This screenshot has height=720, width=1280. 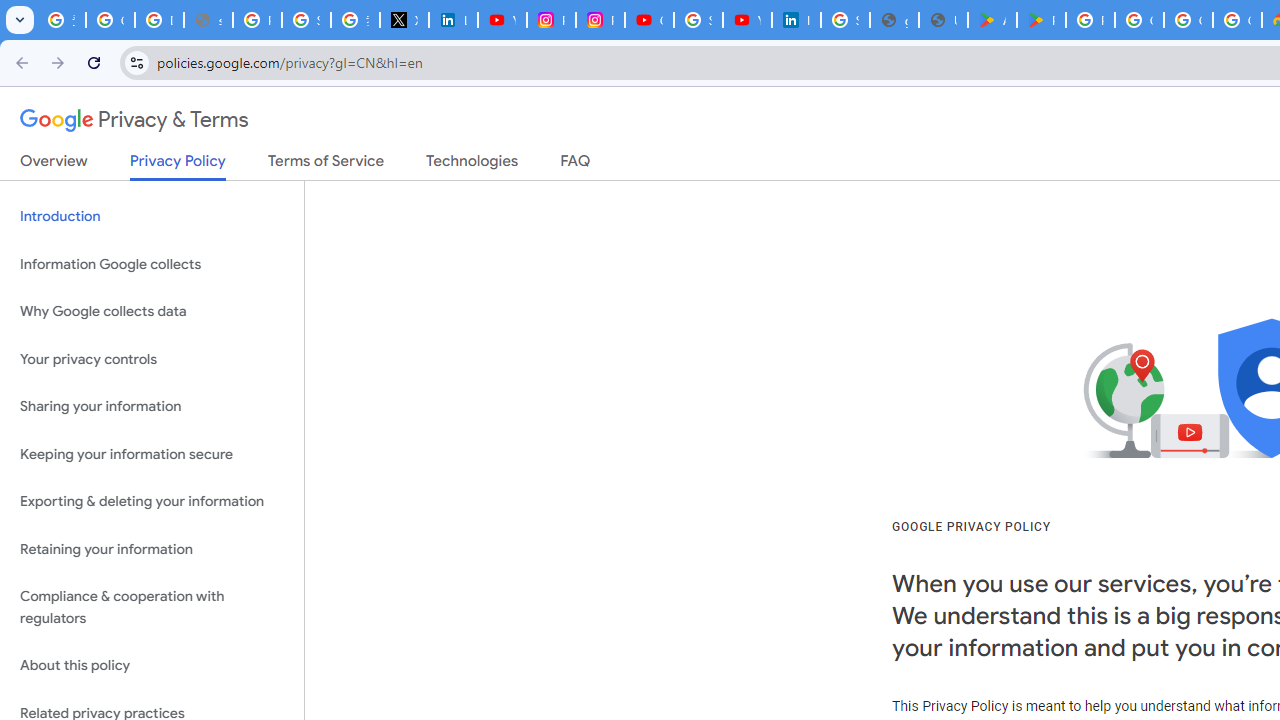 What do you see at coordinates (1040, 20) in the screenshot?
I see `'PAW Patrol Rescue World - Apps on Google Play'` at bounding box center [1040, 20].